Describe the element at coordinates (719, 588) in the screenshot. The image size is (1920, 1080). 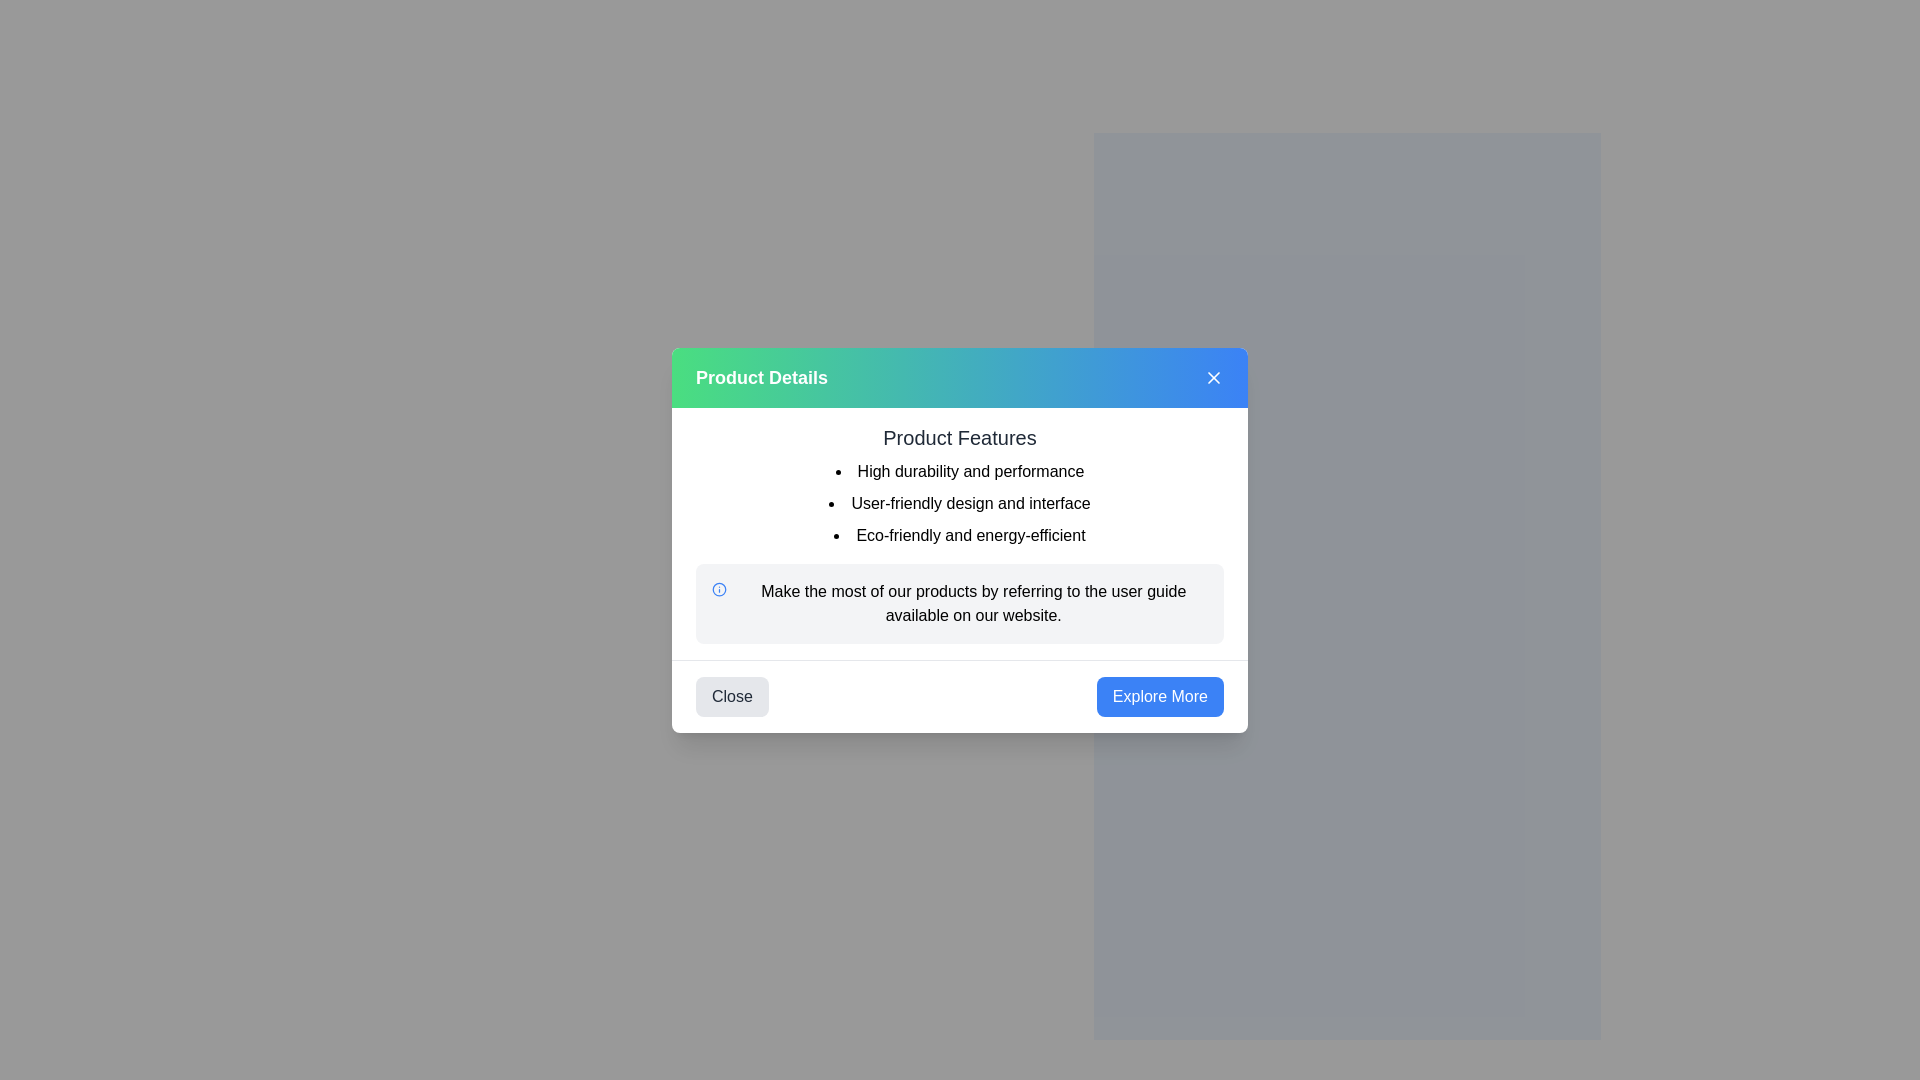
I see `the circular icon represented as an SVG element located centrally within the modal dialog` at that location.